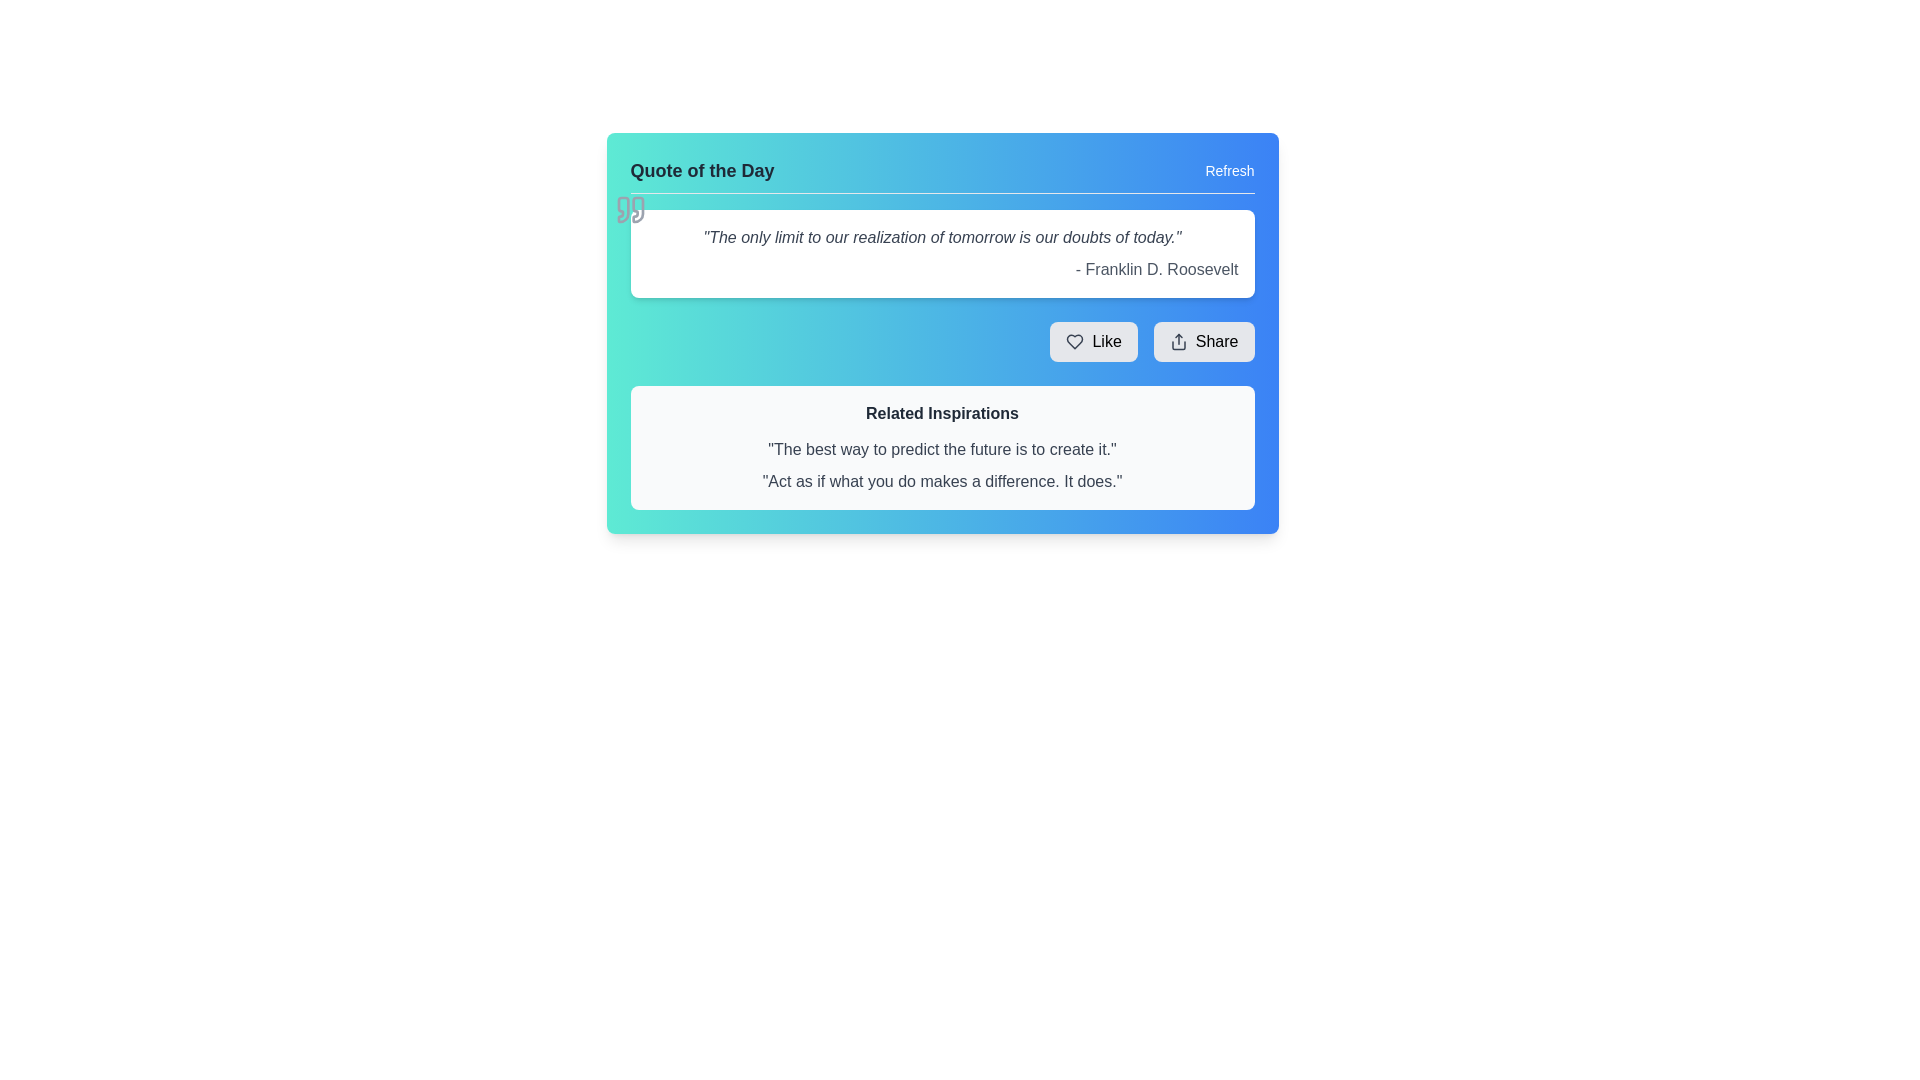 The height and width of the screenshot is (1080, 1920). I want to click on the share button located in the bottom-right corner of the quote card interface, which is the second button next to the 'Like' button, to share the content, so click(1203, 341).